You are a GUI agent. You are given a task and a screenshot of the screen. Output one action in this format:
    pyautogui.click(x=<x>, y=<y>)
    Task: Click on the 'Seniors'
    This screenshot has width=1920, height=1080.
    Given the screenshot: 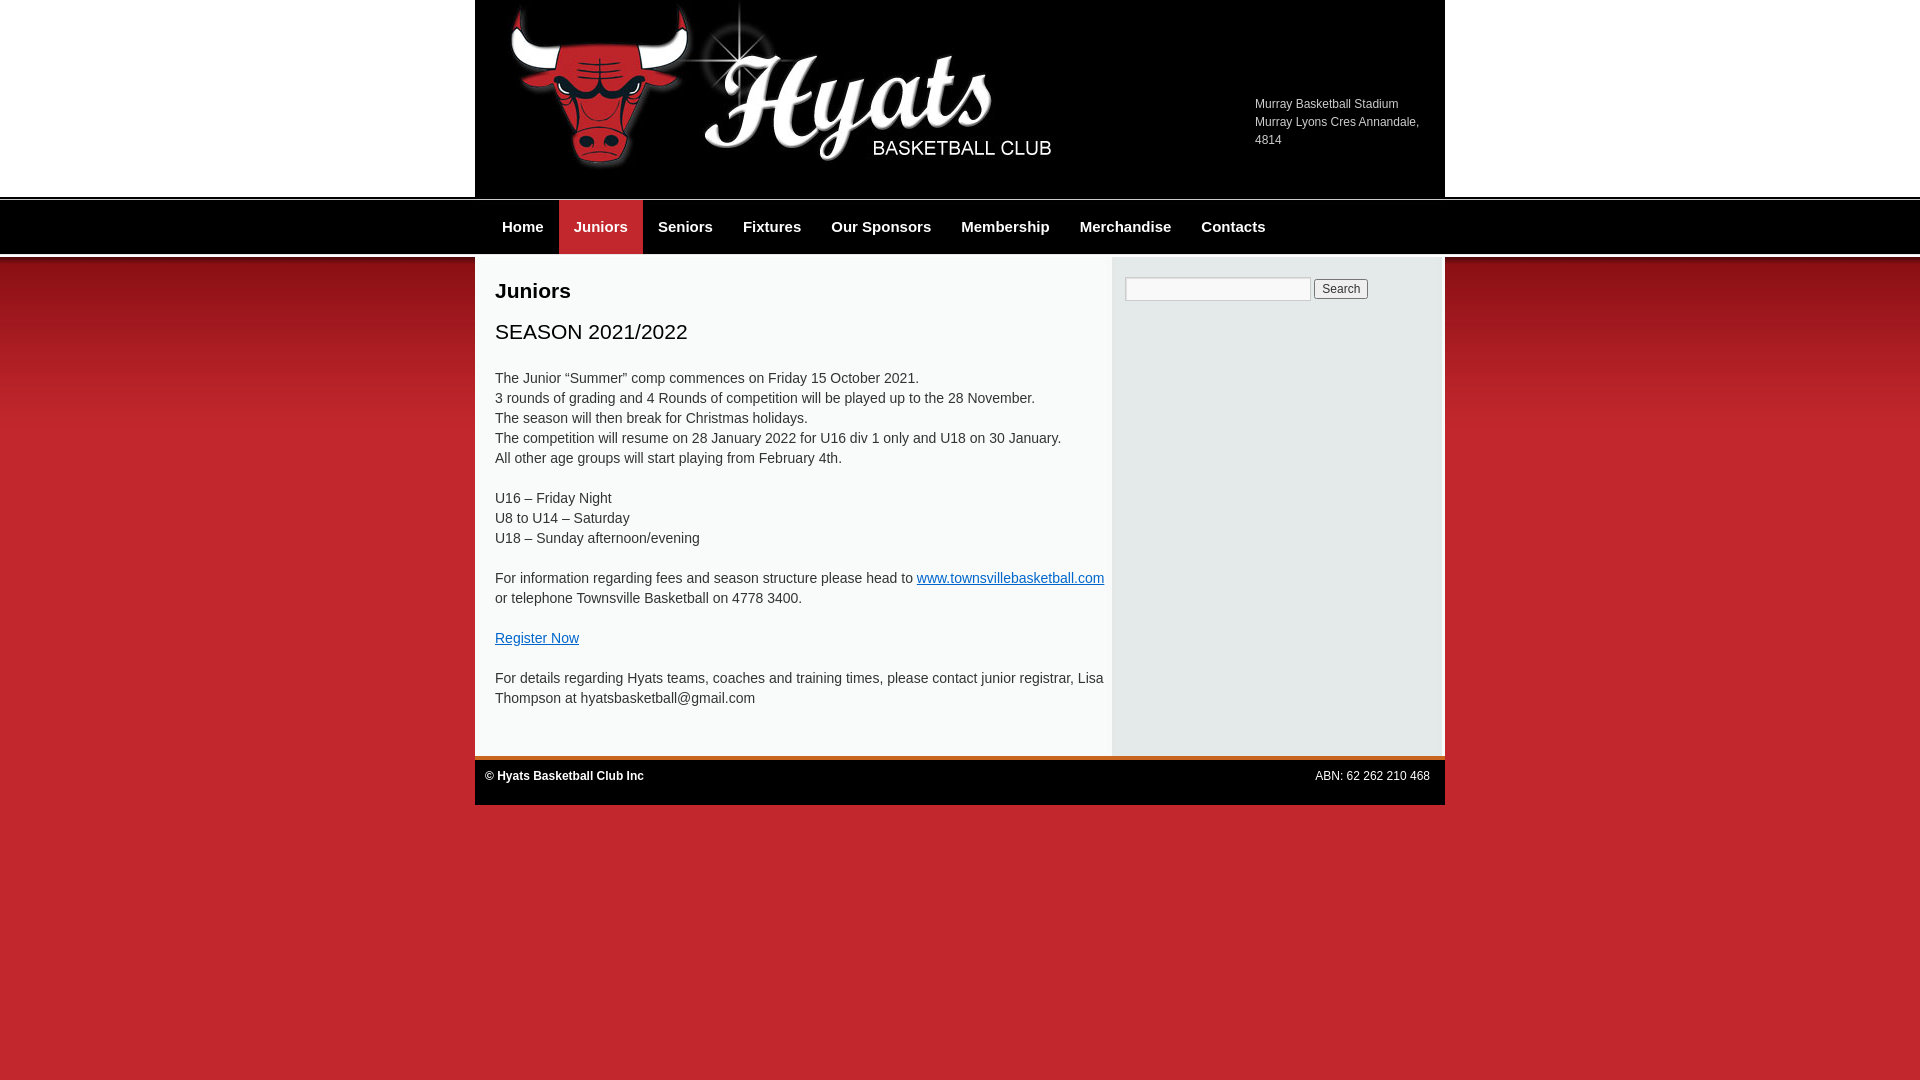 What is the action you would take?
    pyautogui.click(x=685, y=226)
    